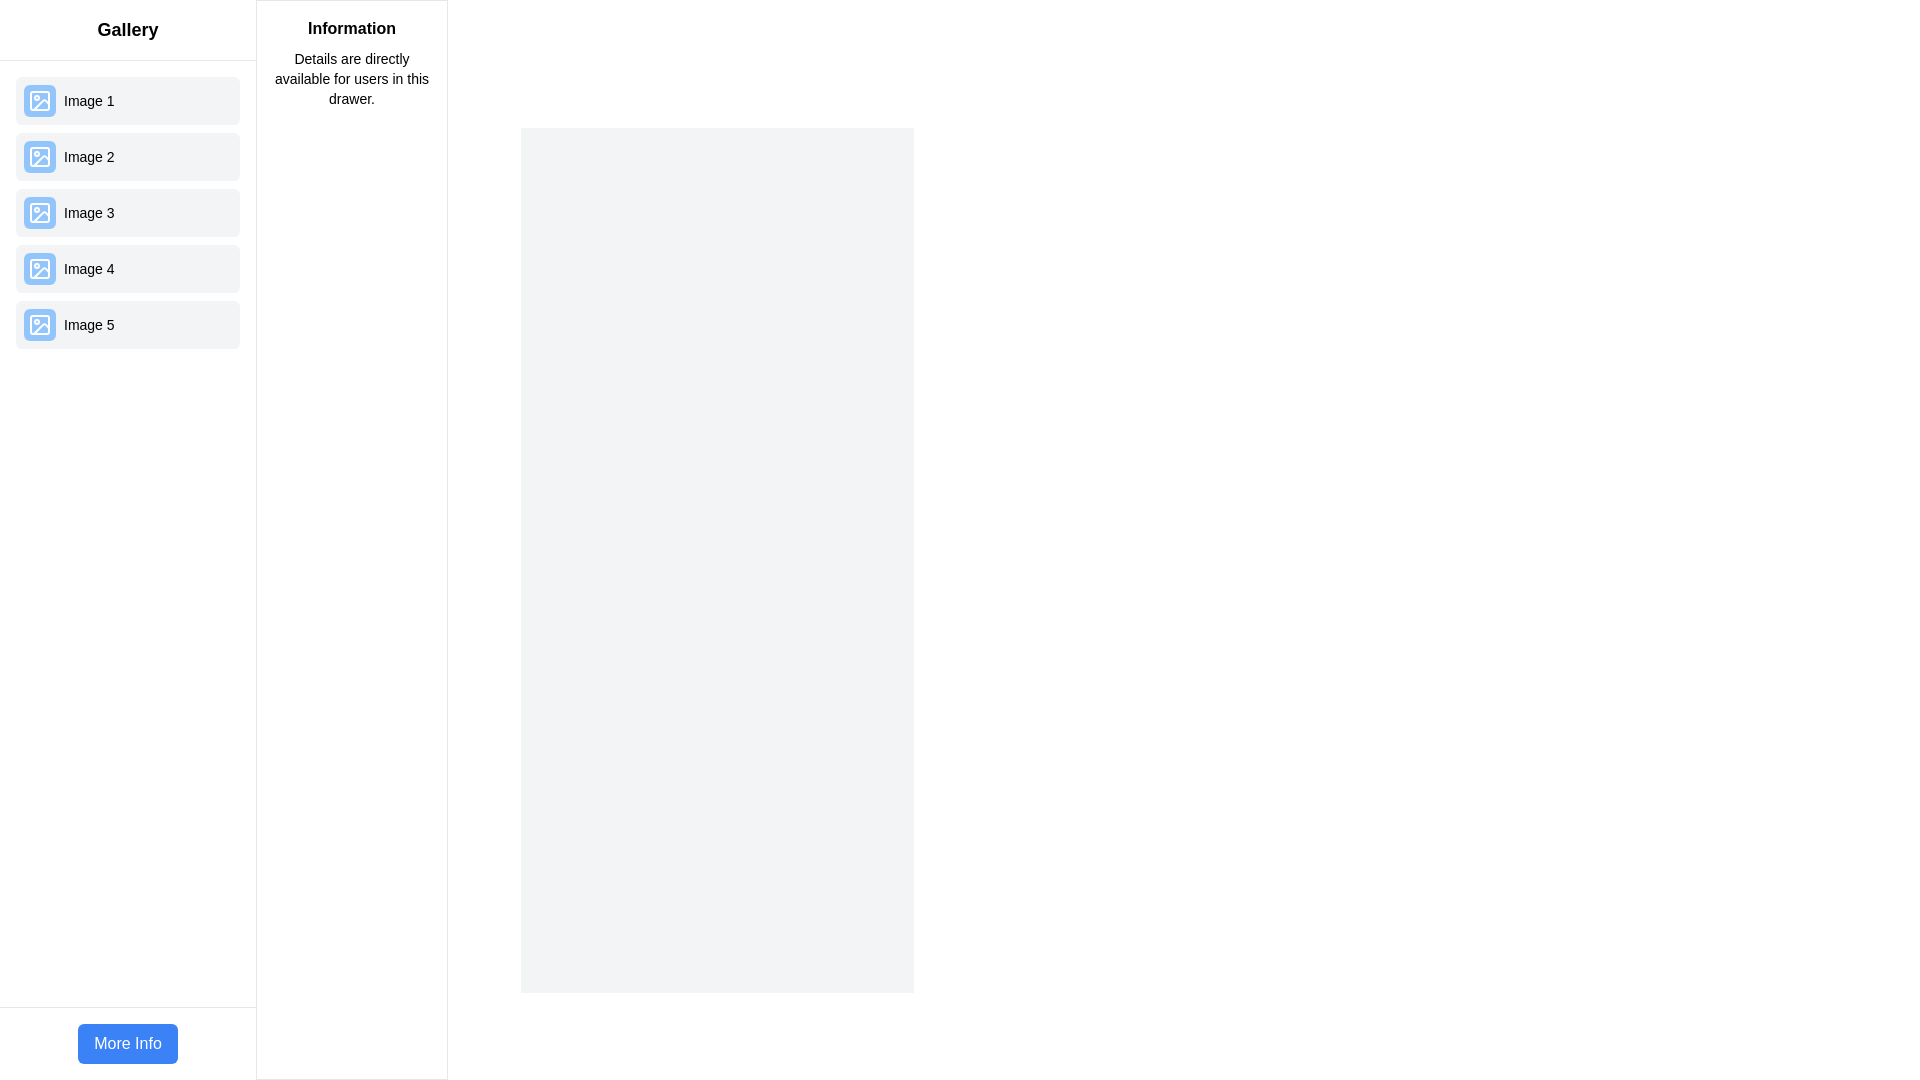 Image resolution: width=1920 pixels, height=1080 pixels. Describe the element at coordinates (39, 268) in the screenshot. I see `the graphical SVG rectangle element representing the icon of the fourth list entry named 'Image 4' in the gallery panel` at that location.